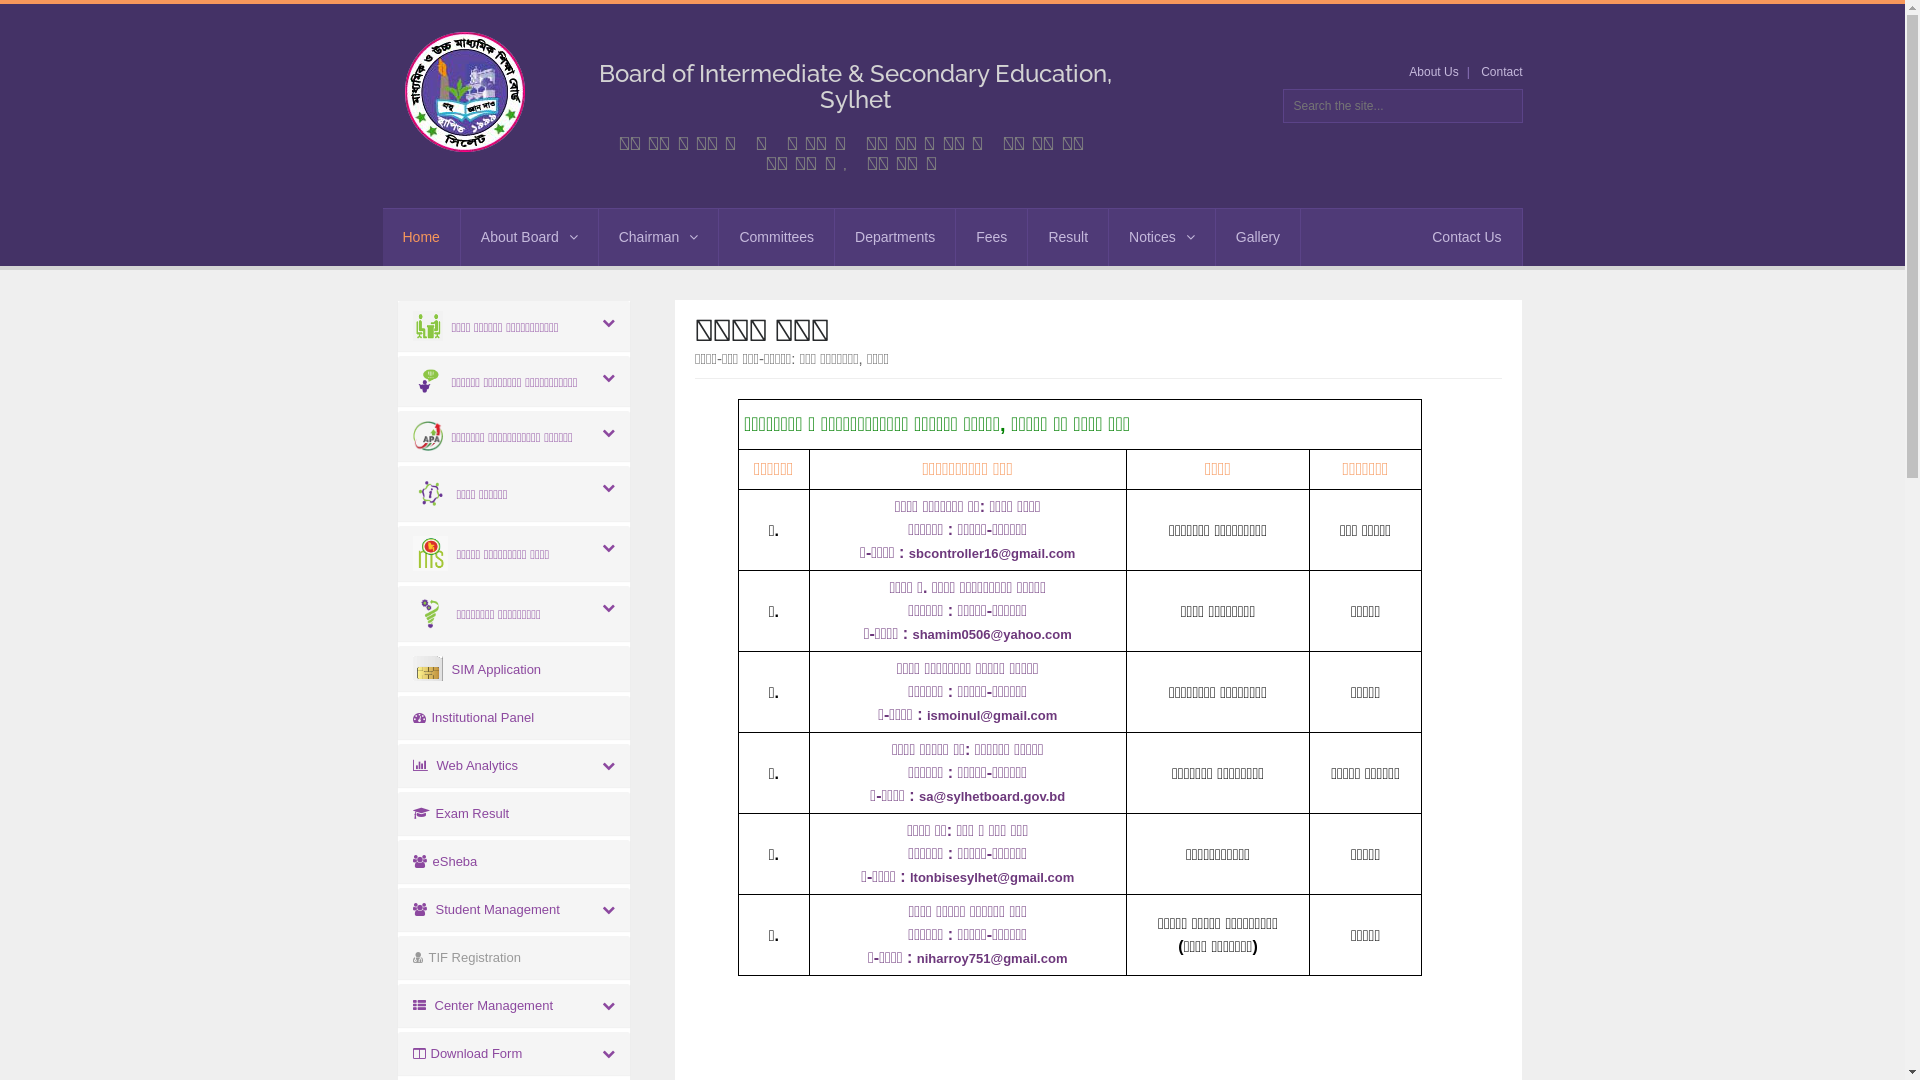  What do you see at coordinates (1214, 236) in the screenshot?
I see `'Gallery'` at bounding box center [1214, 236].